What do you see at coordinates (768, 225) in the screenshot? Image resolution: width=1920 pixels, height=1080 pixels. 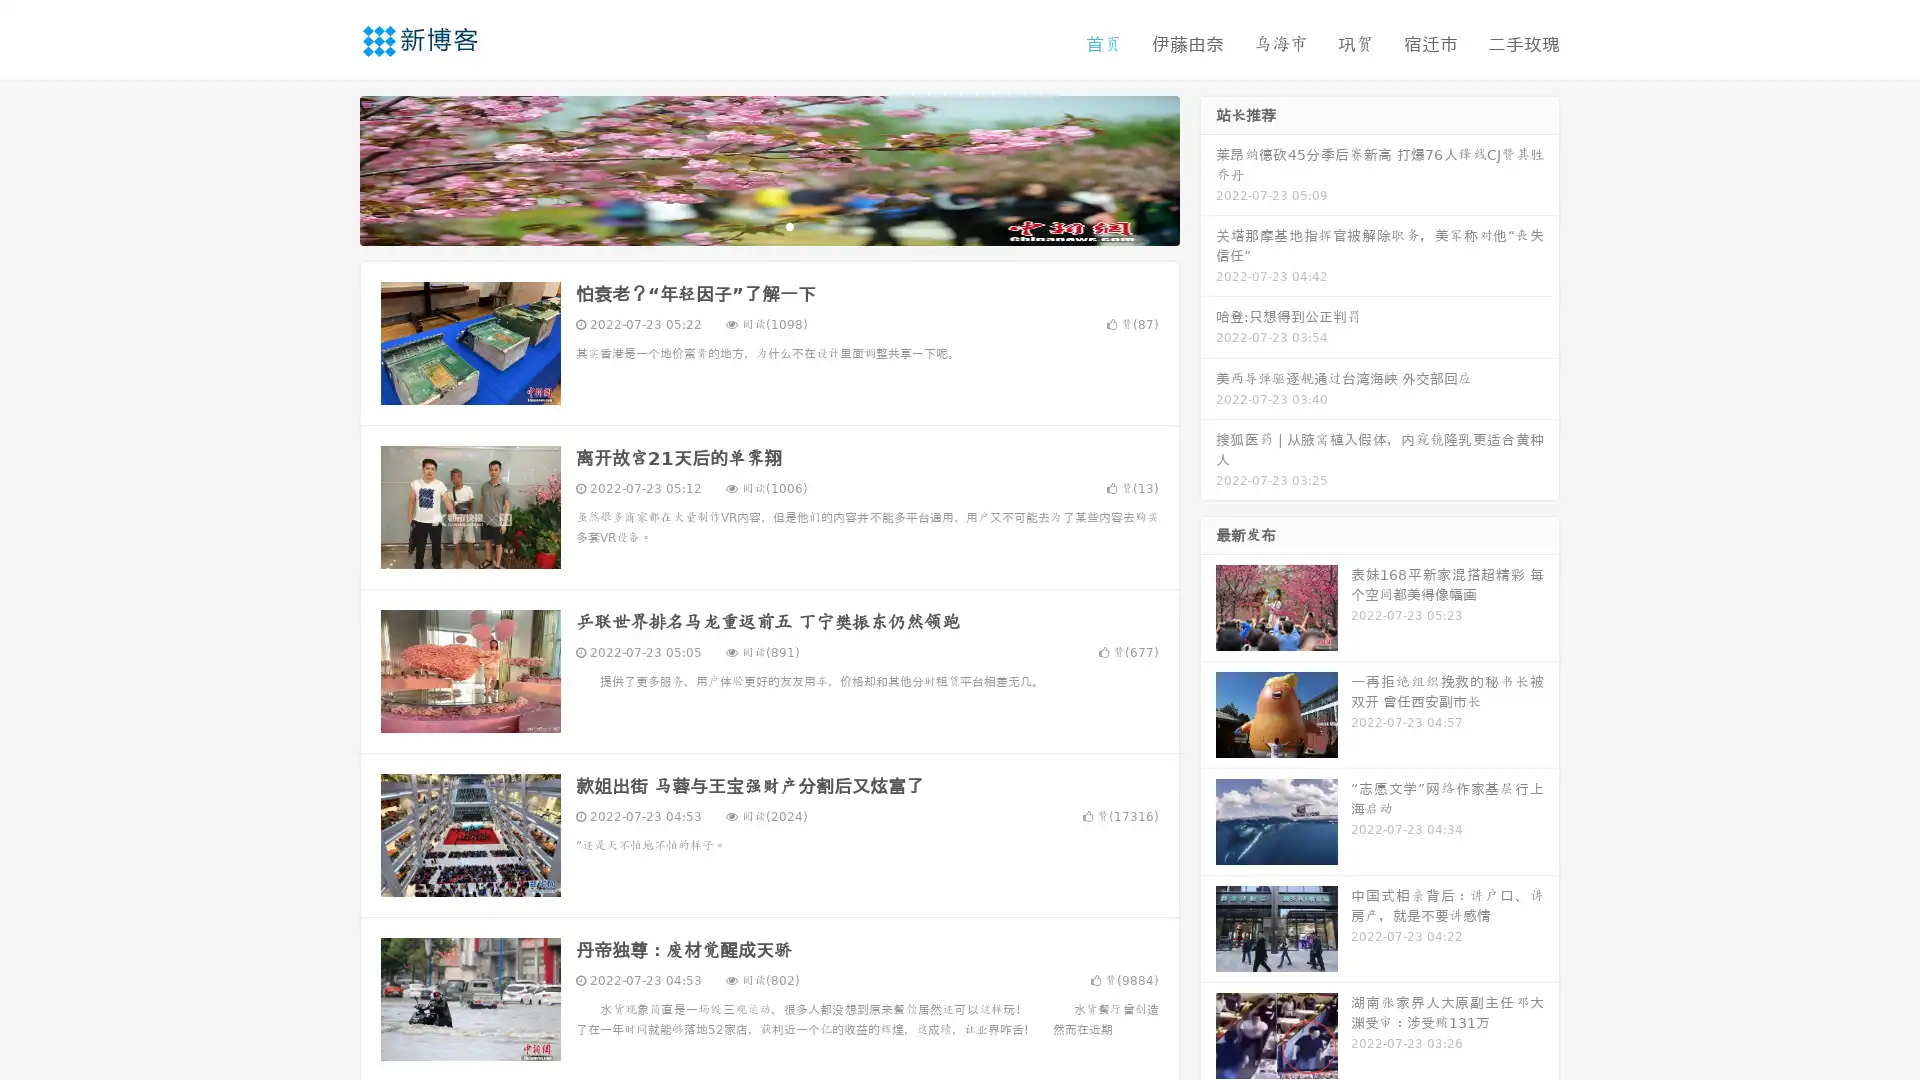 I see `Go to slide 2` at bounding box center [768, 225].